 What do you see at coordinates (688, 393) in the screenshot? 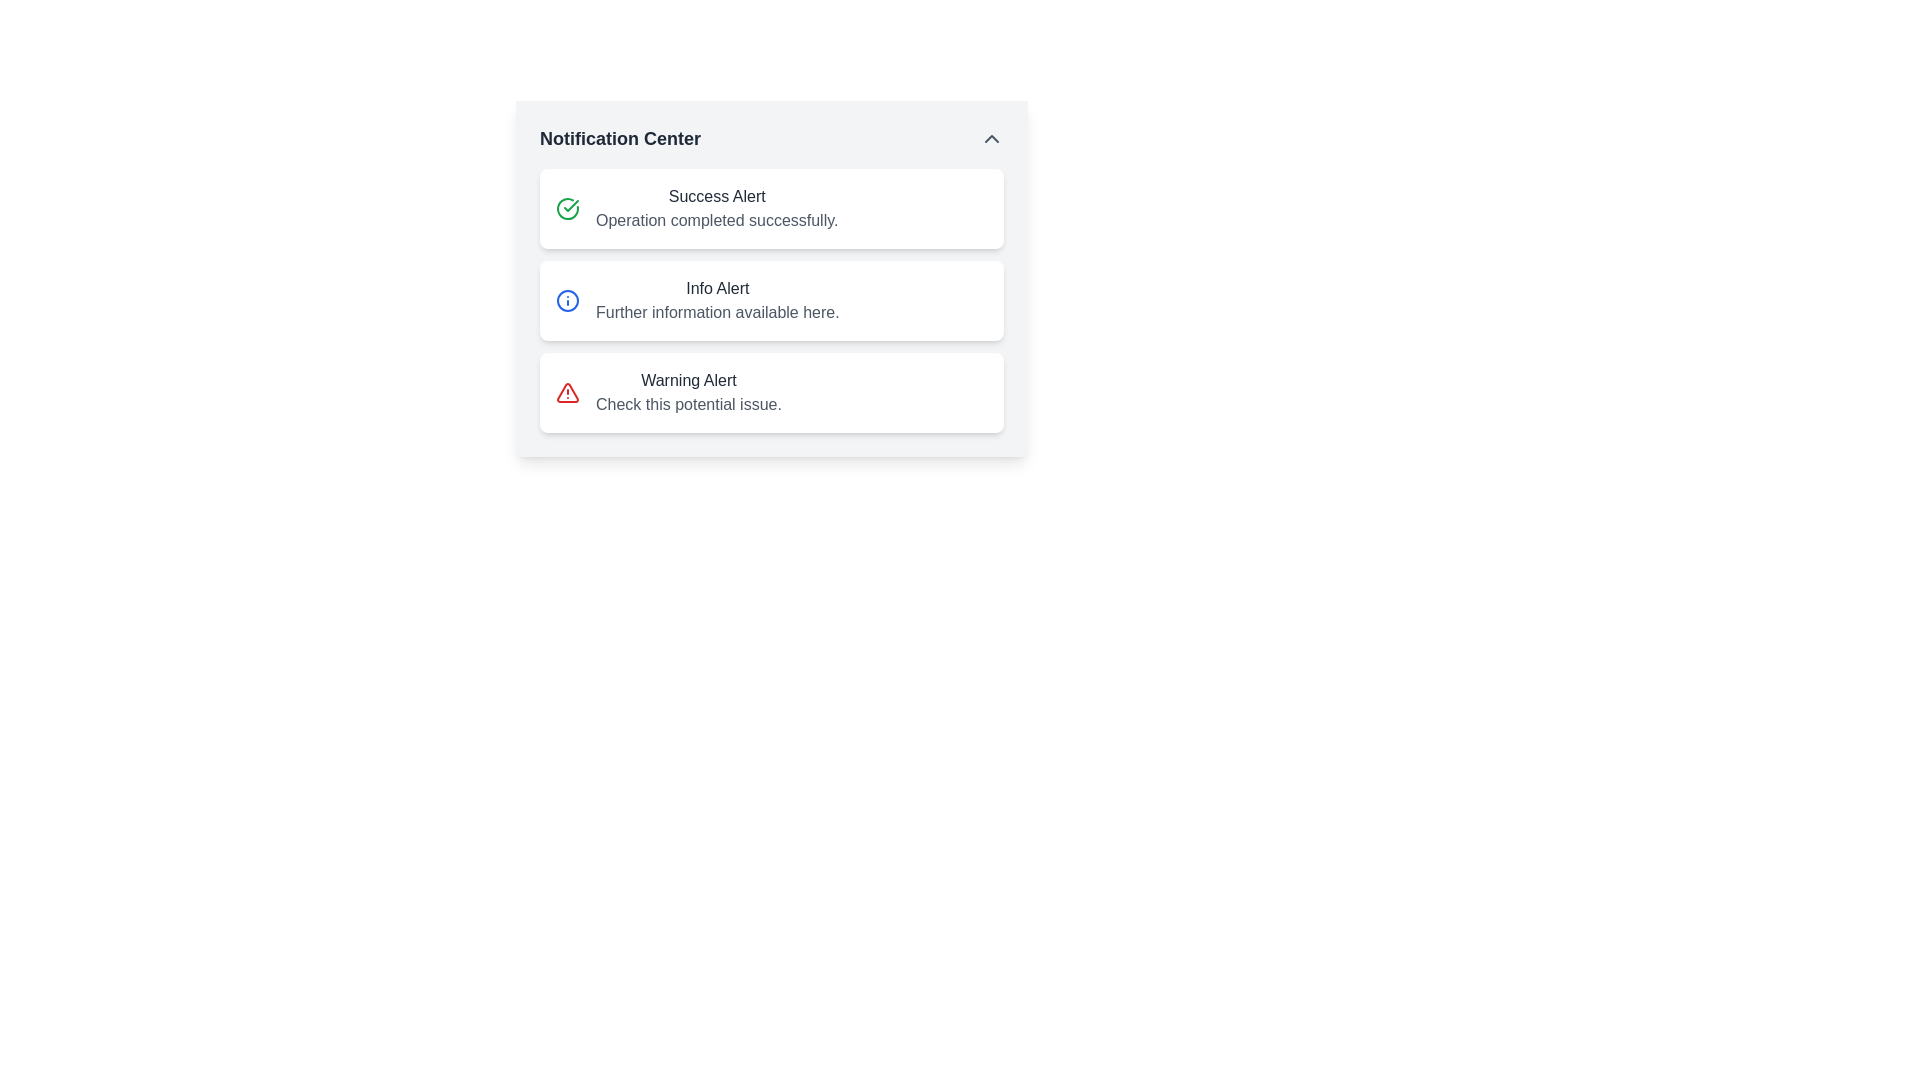
I see `warning notification text block located in the bottom row of the notification list, specifically the third entry after 'Success Alert' and 'Info Alert'` at bounding box center [688, 393].